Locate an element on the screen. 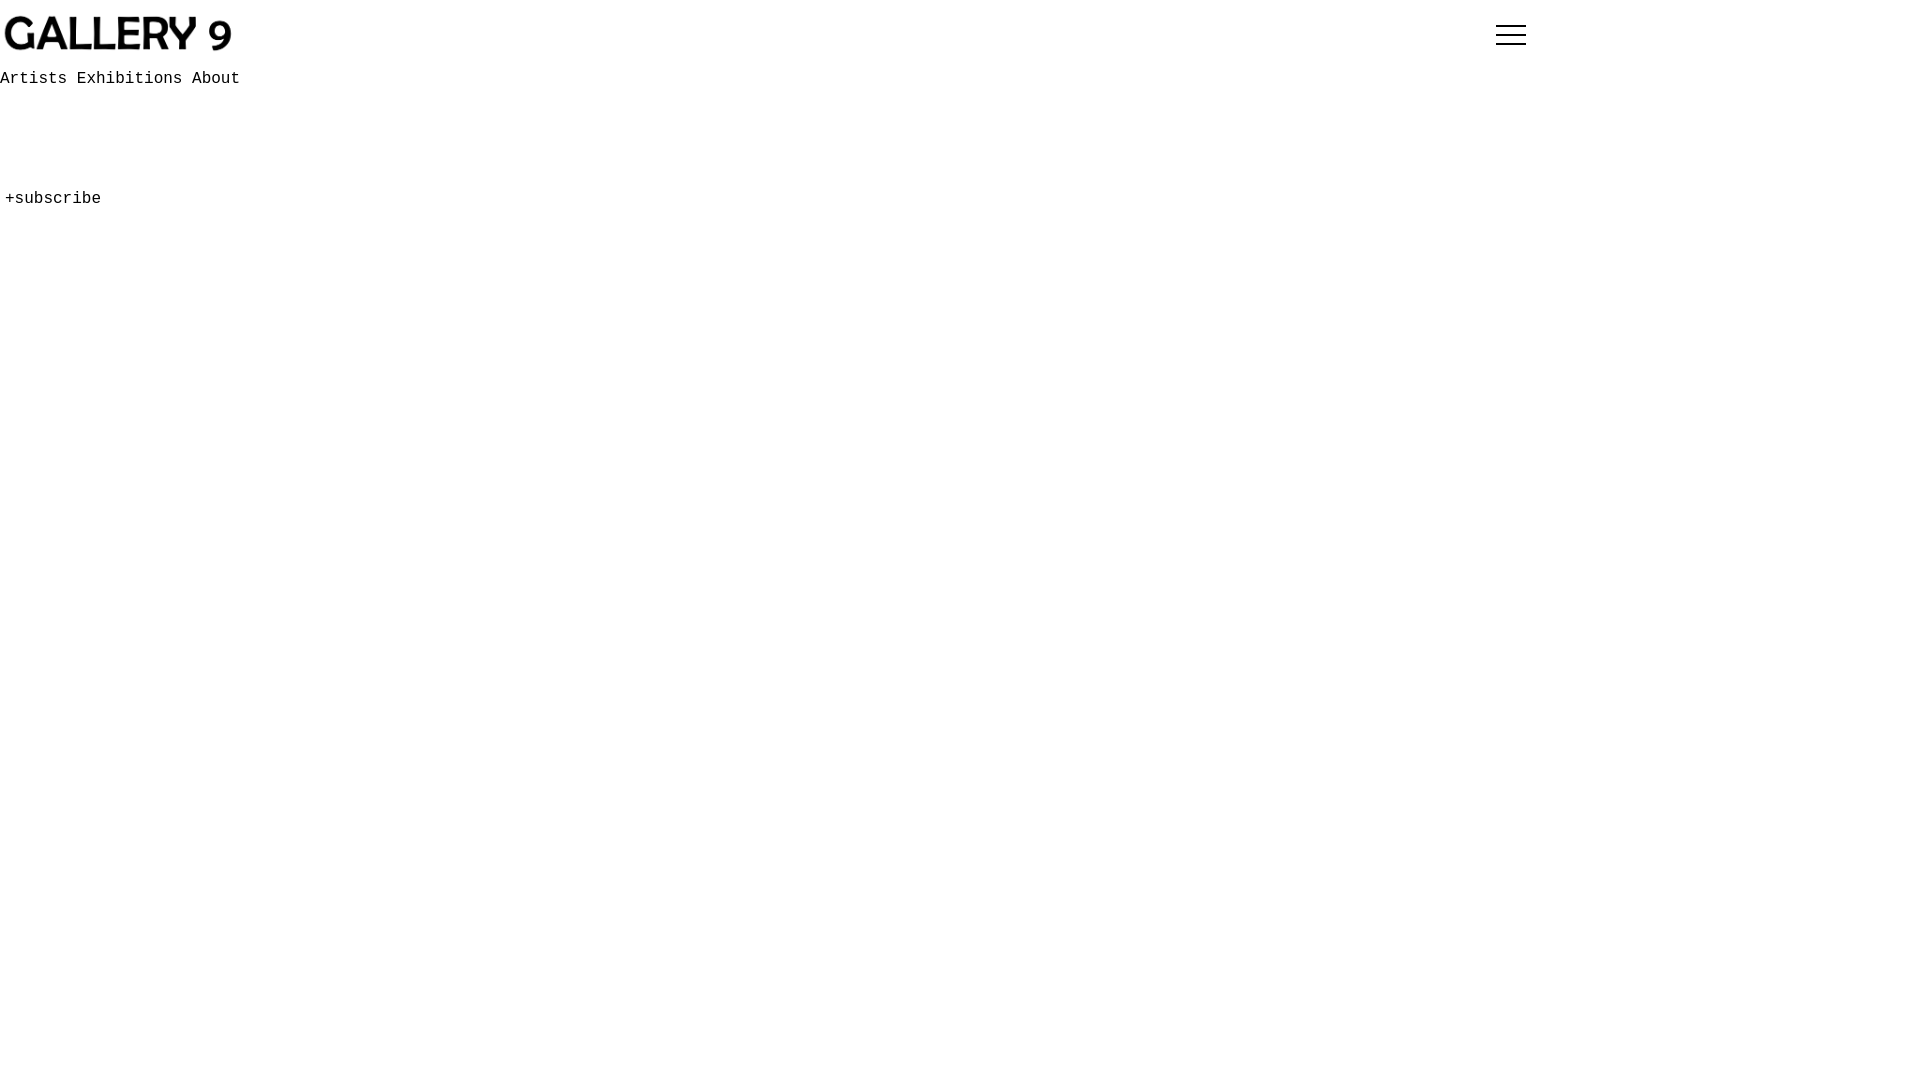  '+subscribe' is located at coordinates (52, 352).